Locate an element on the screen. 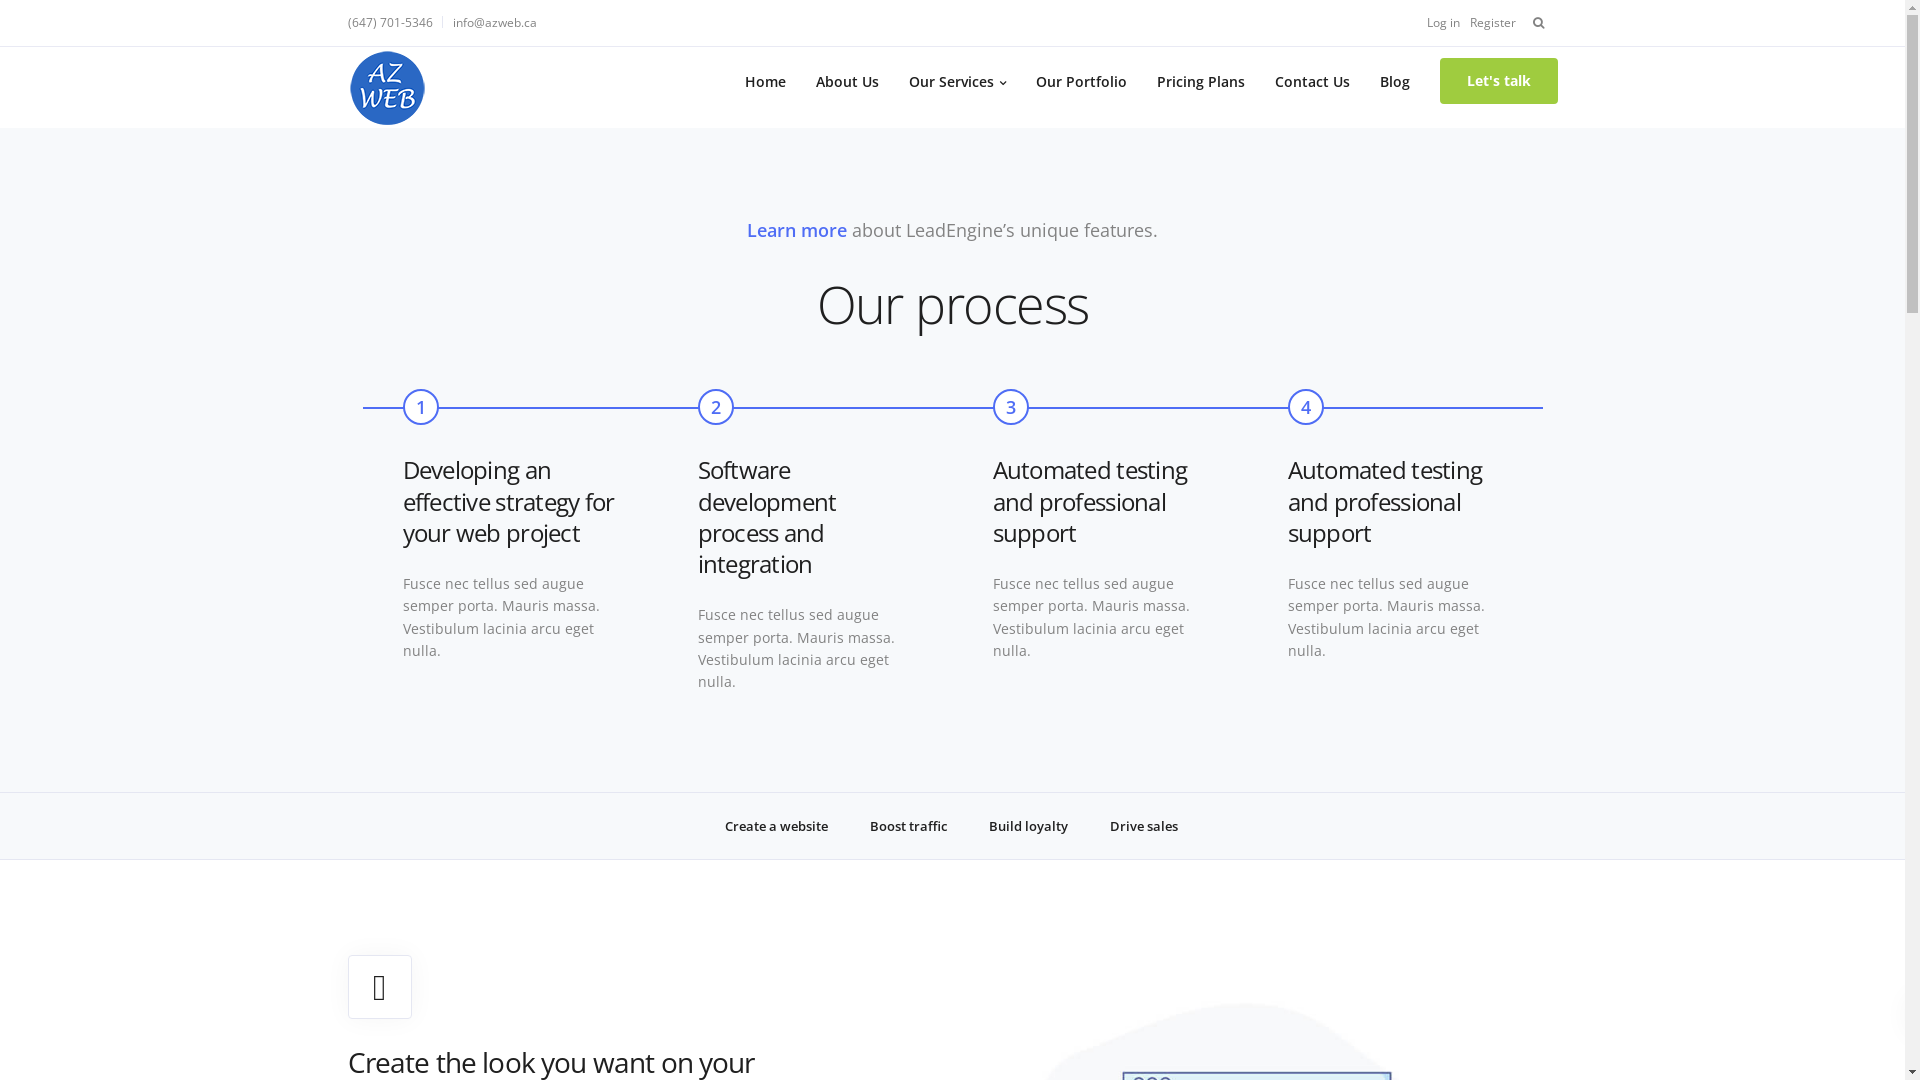  'Let's talk' is located at coordinates (1498, 80).